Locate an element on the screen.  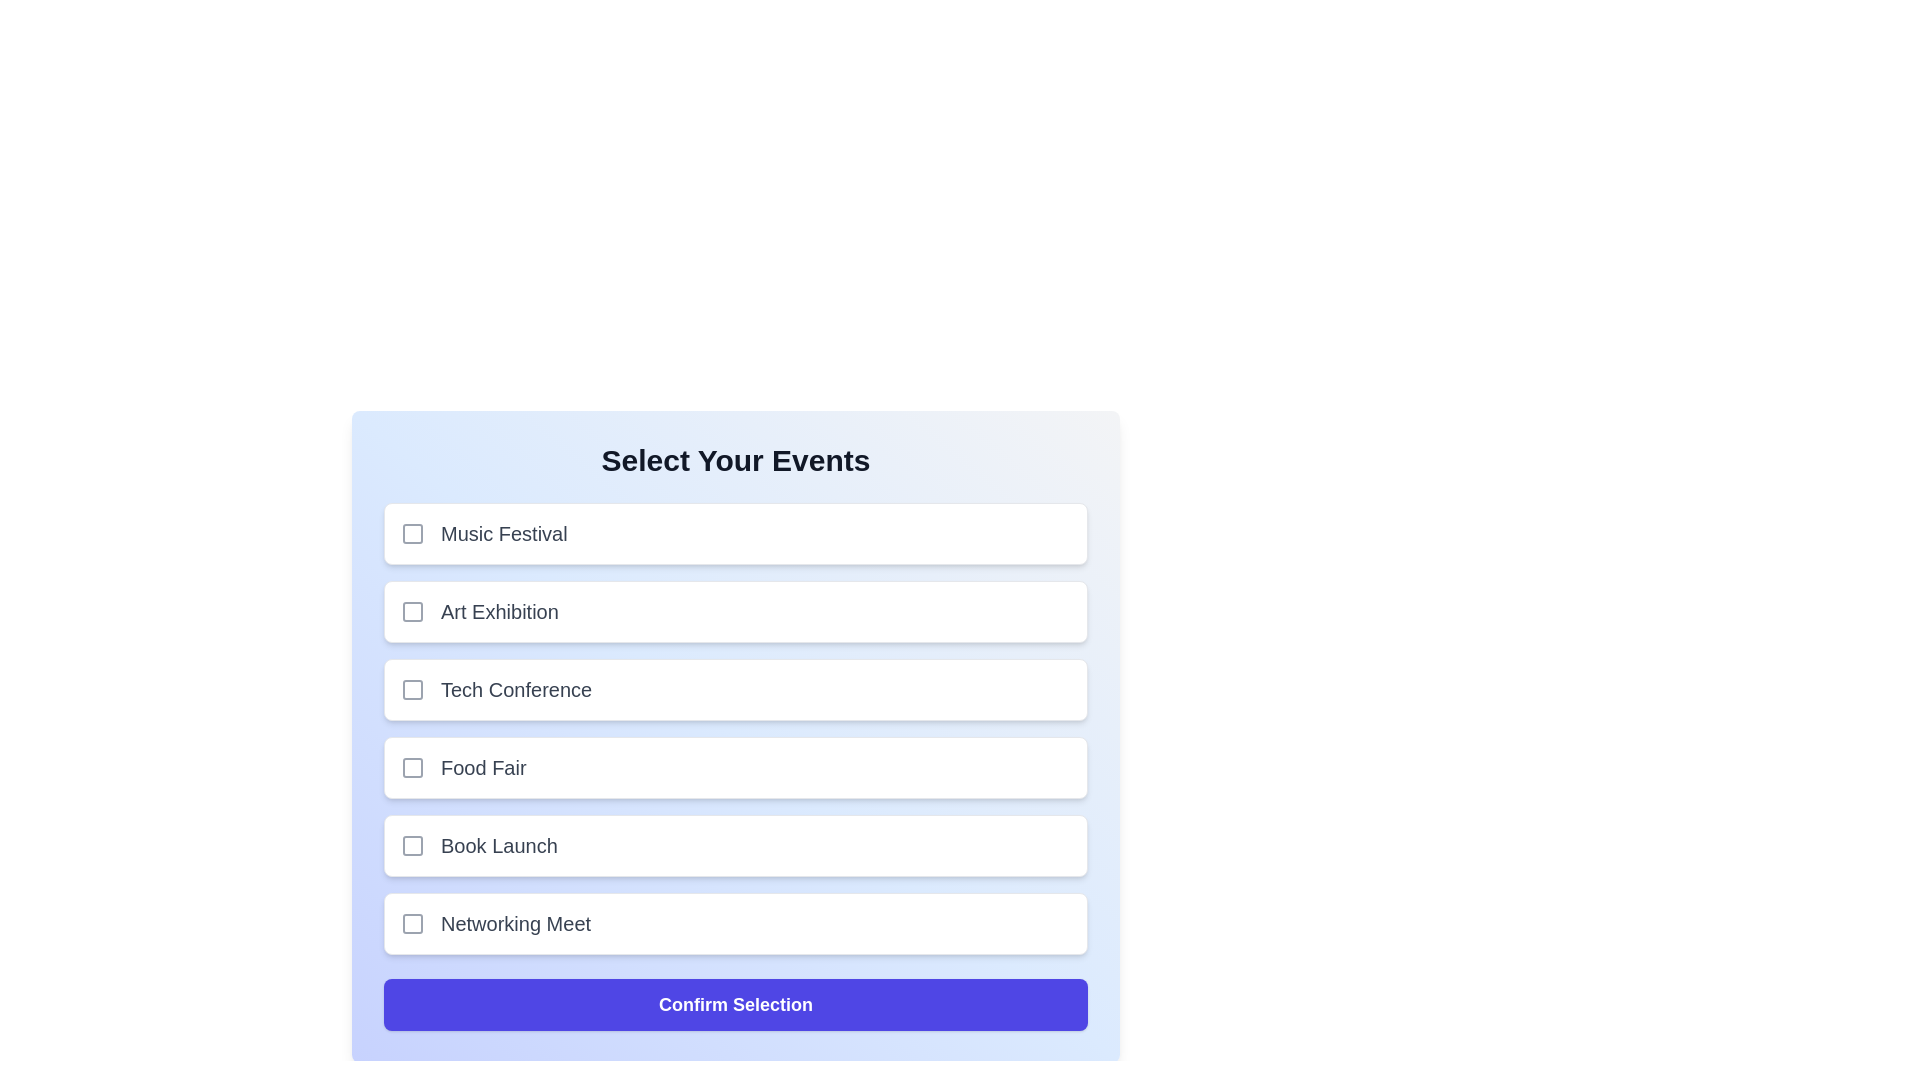
the event Tech Conference to observe the hover effect is located at coordinates (734, 689).